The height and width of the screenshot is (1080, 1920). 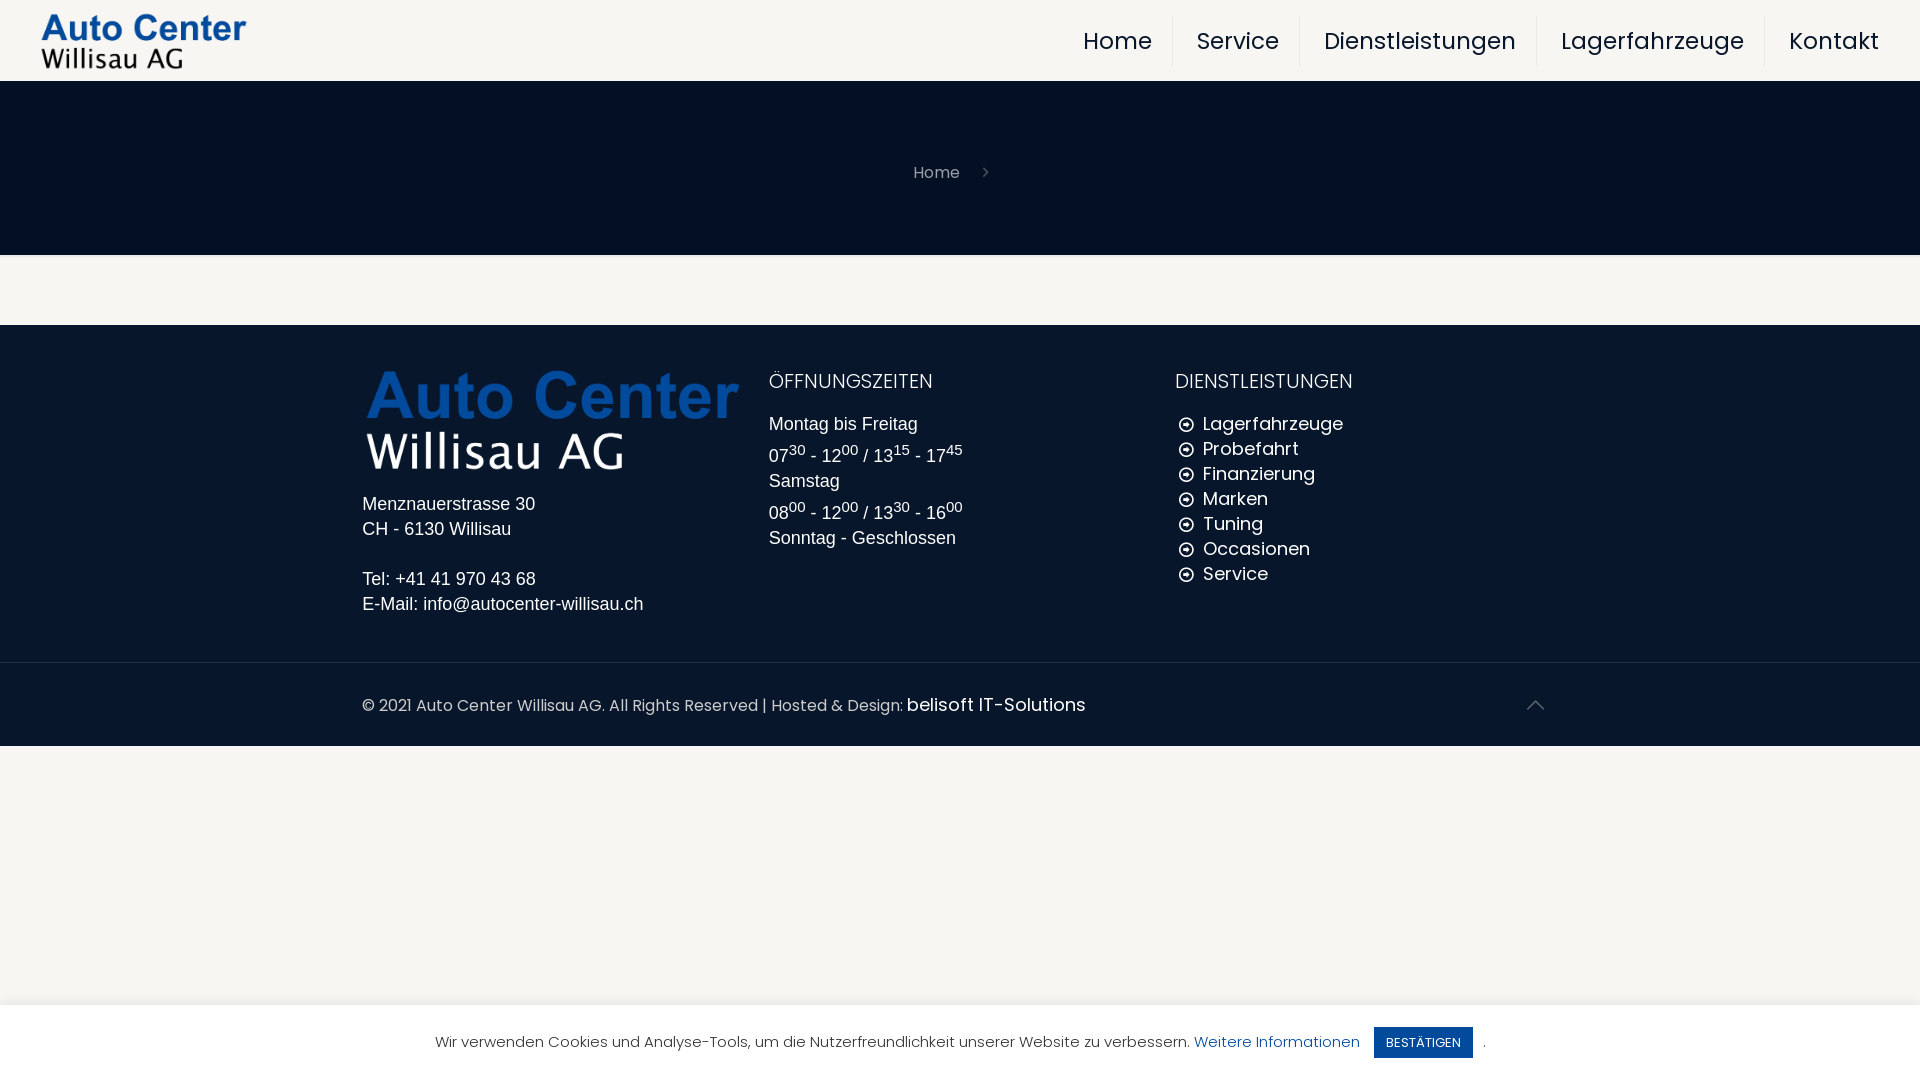 I want to click on 'Kontakt', so click(x=1833, y=41).